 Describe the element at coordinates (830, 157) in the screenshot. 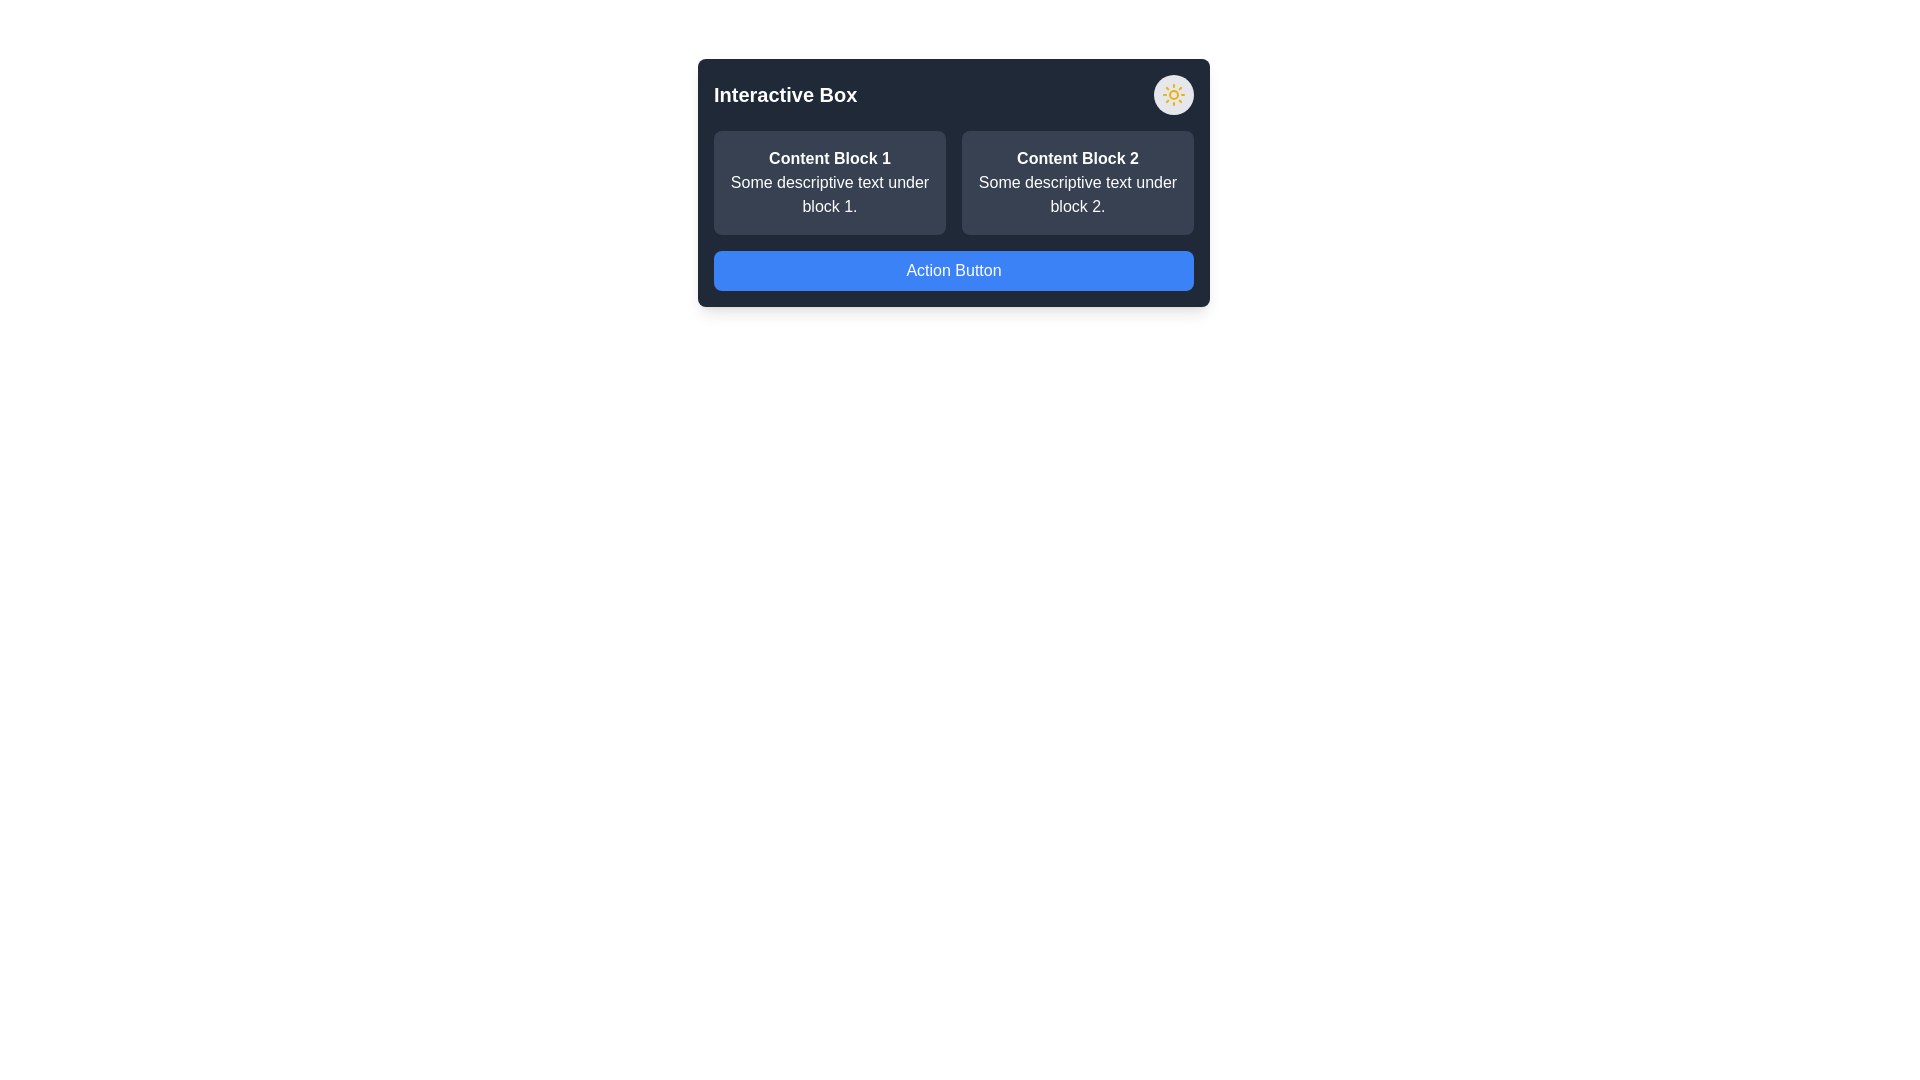

I see `the Text Label, which serves as the heading for the left gray block under the 'Interactive Box' heading, positioned at the top of the block` at that location.